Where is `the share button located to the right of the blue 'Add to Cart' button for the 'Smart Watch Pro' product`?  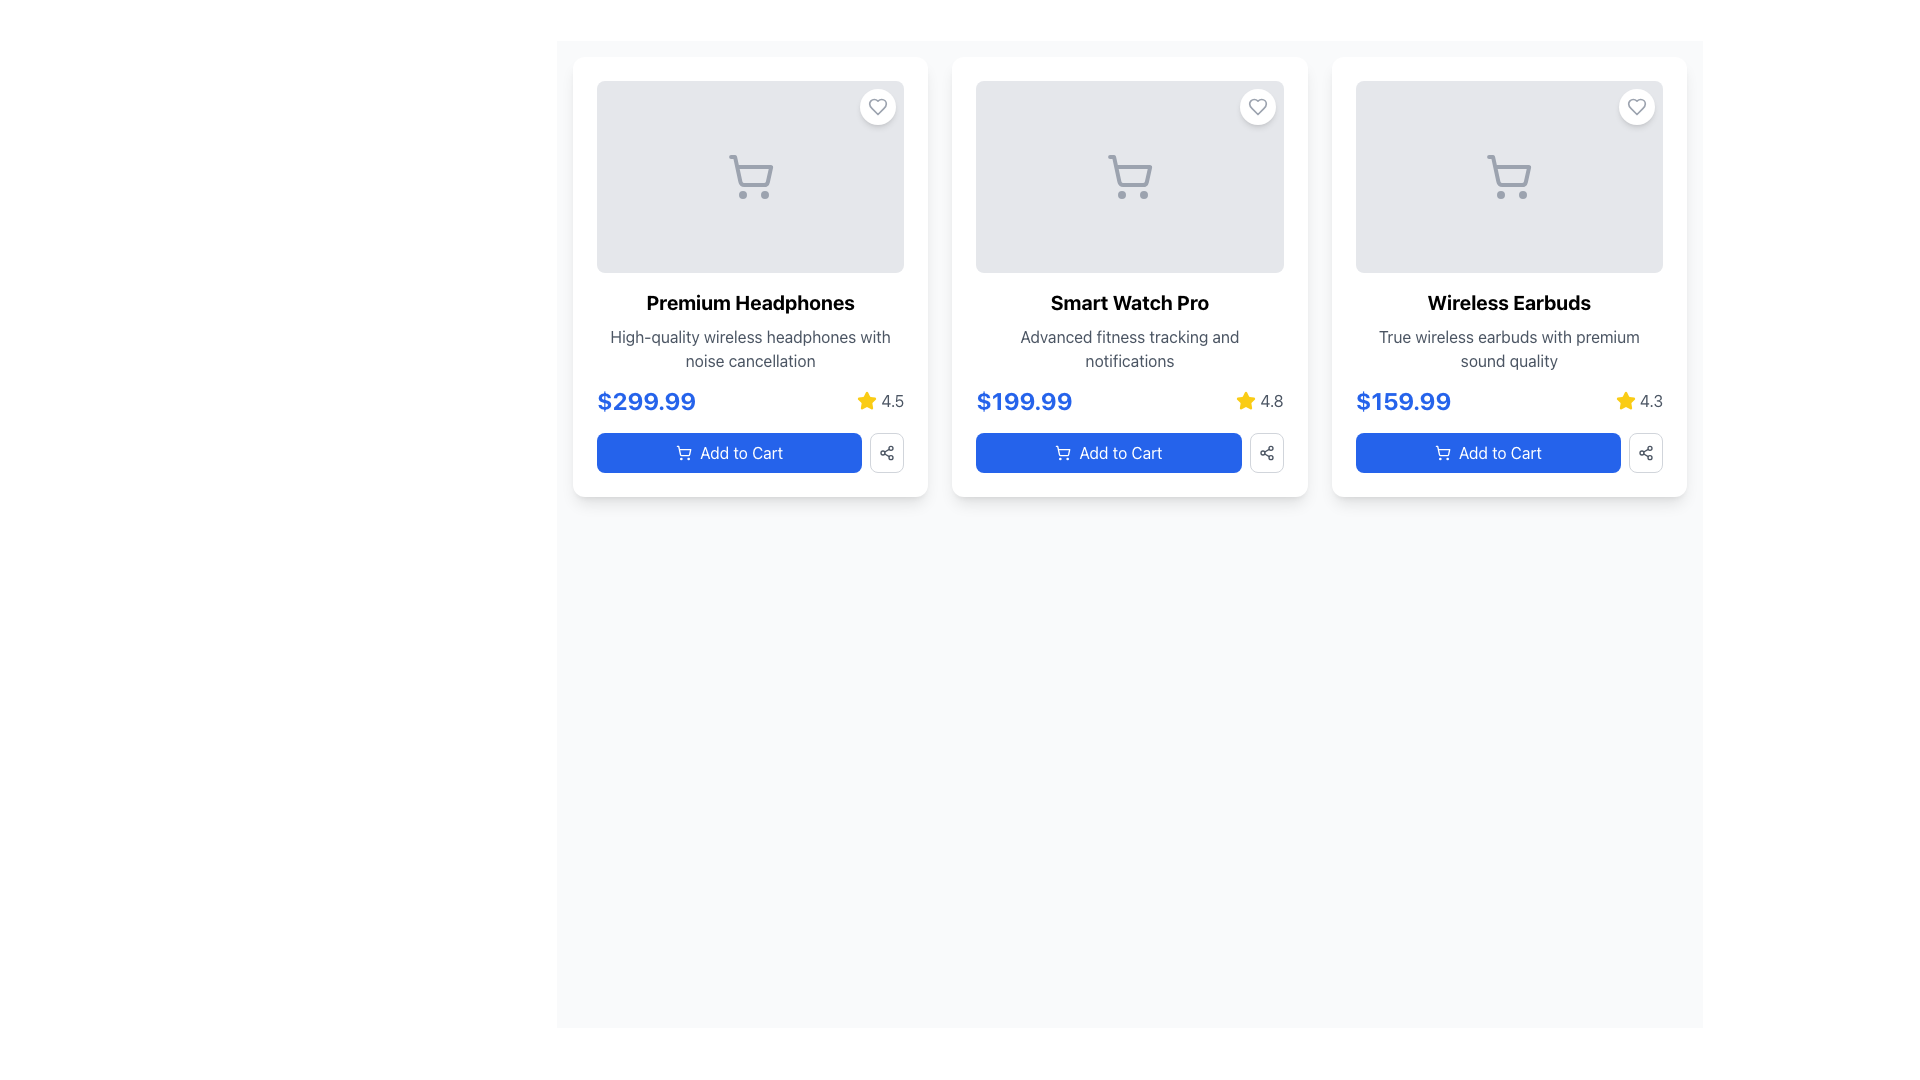
the share button located to the right of the blue 'Add to Cart' button for the 'Smart Watch Pro' product is located at coordinates (1265, 452).